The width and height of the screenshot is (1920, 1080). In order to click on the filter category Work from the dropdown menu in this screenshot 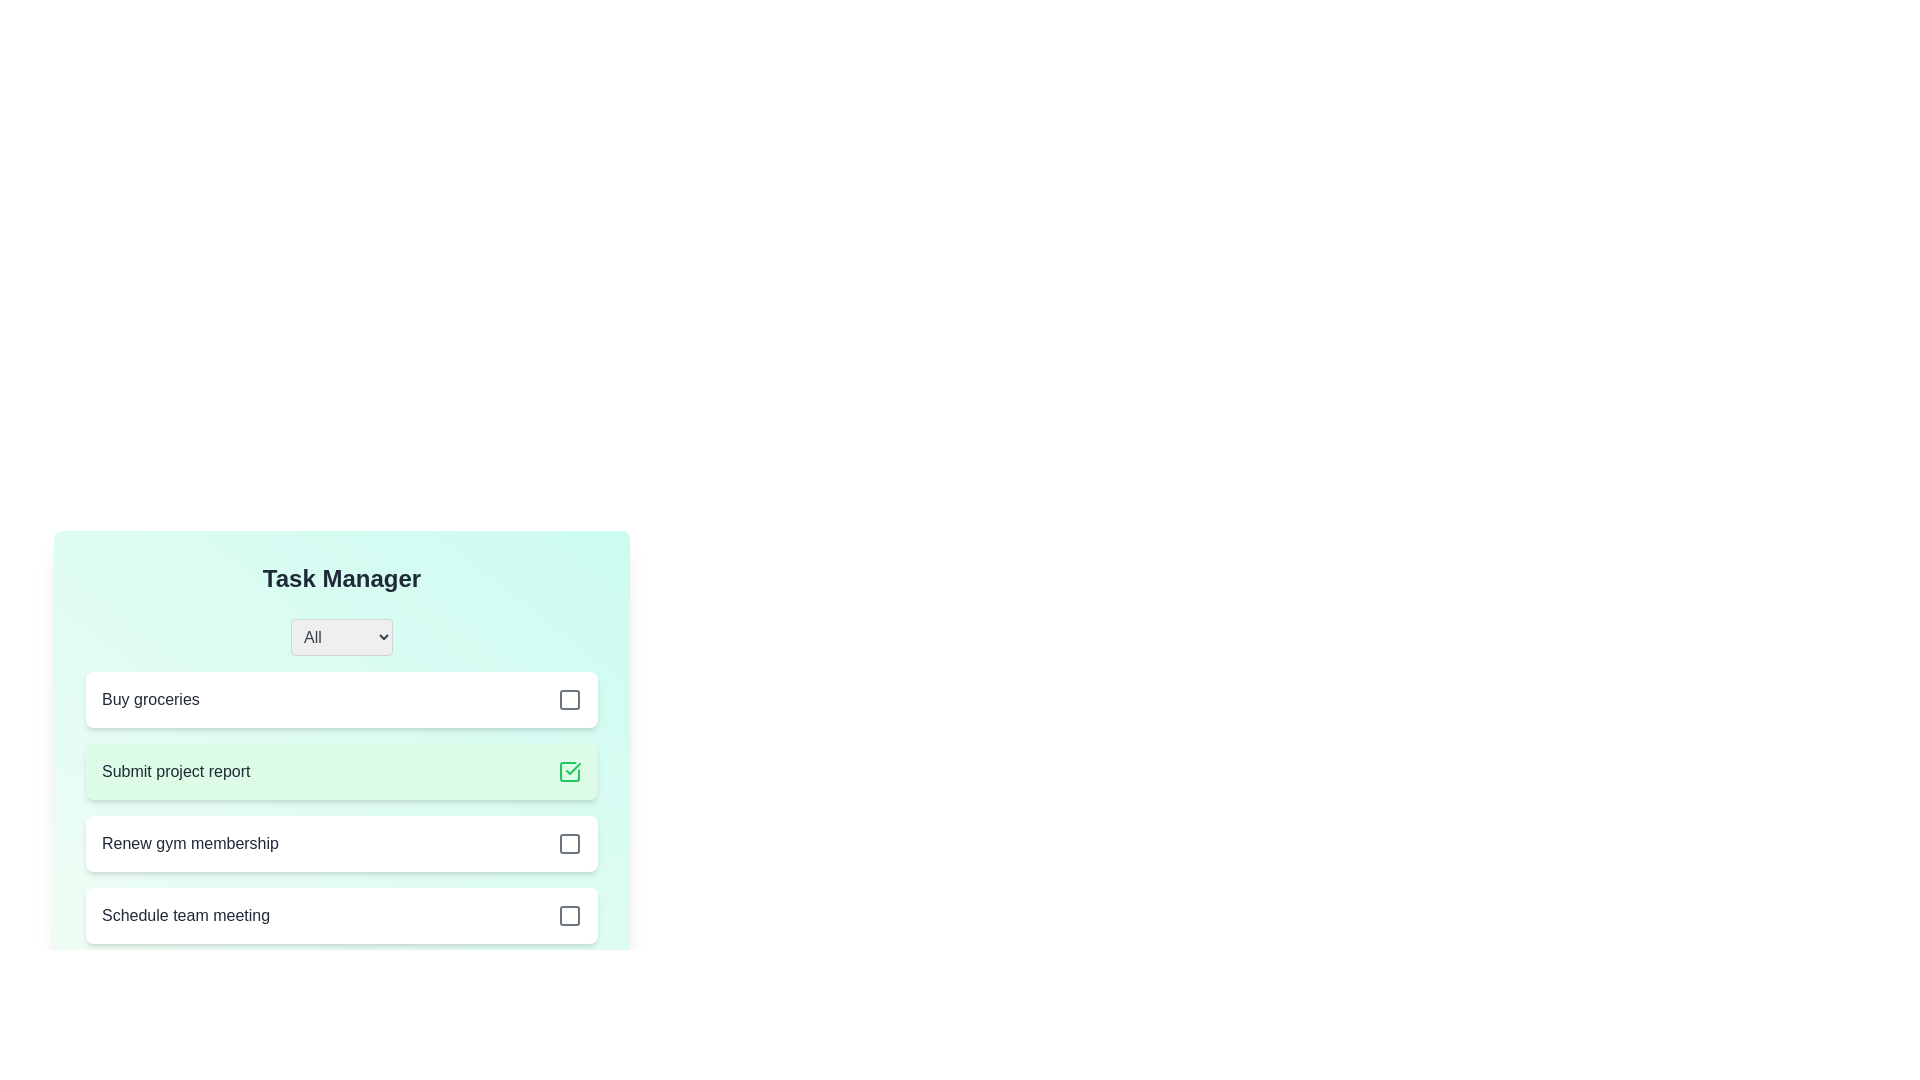, I will do `click(341, 637)`.